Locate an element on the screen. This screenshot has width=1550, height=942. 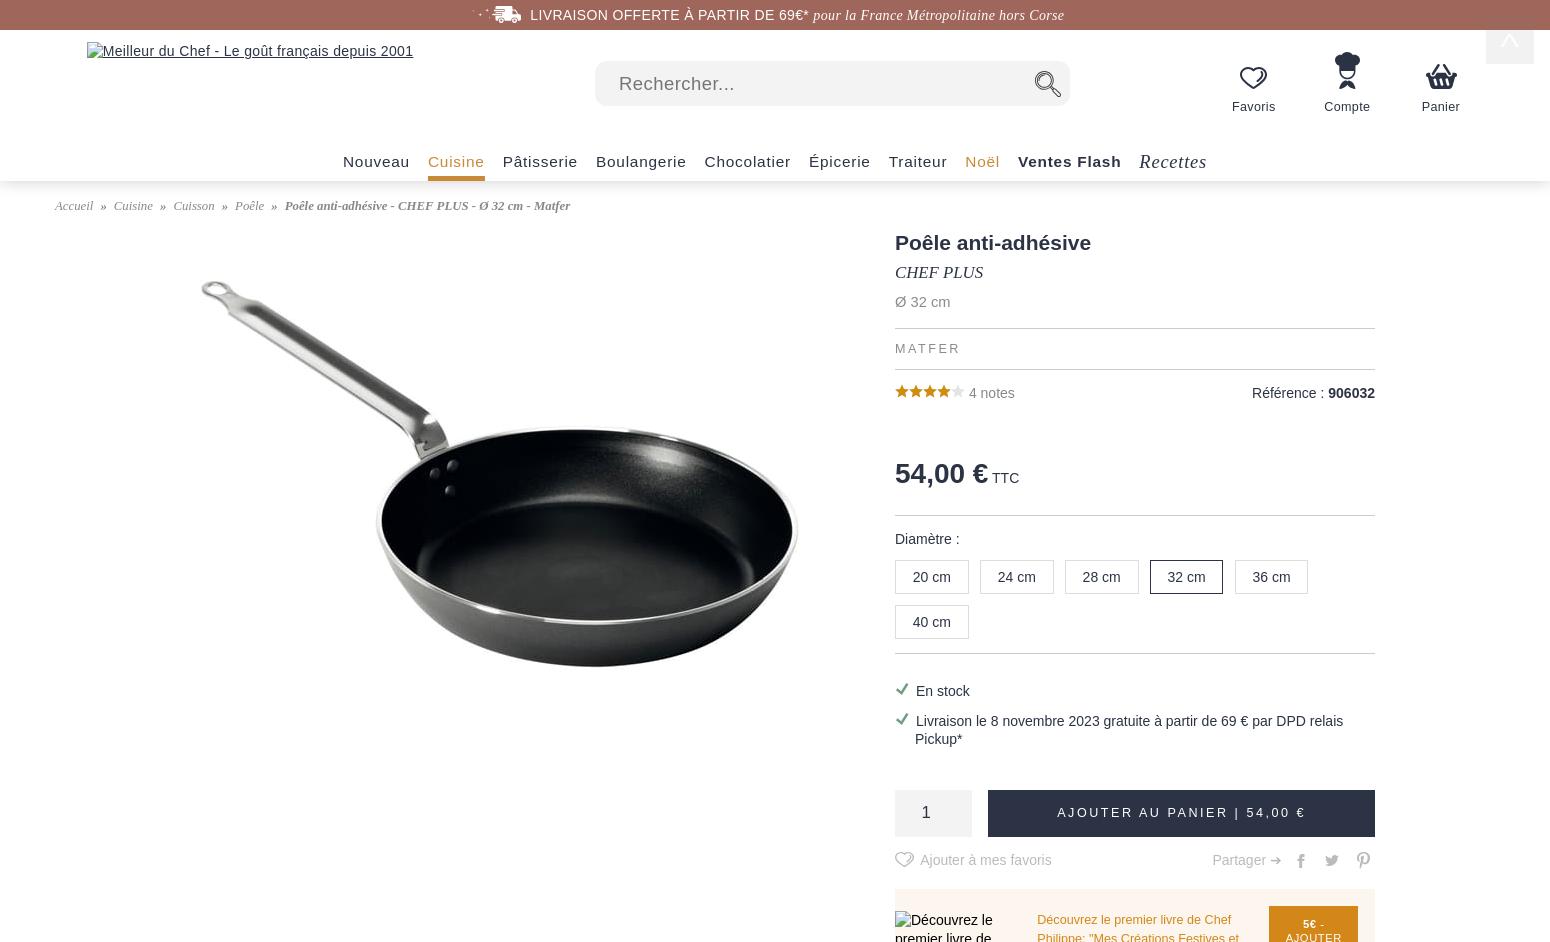
'pour la France Métropolitaine hors Corse' is located at coordinates (937, 15).